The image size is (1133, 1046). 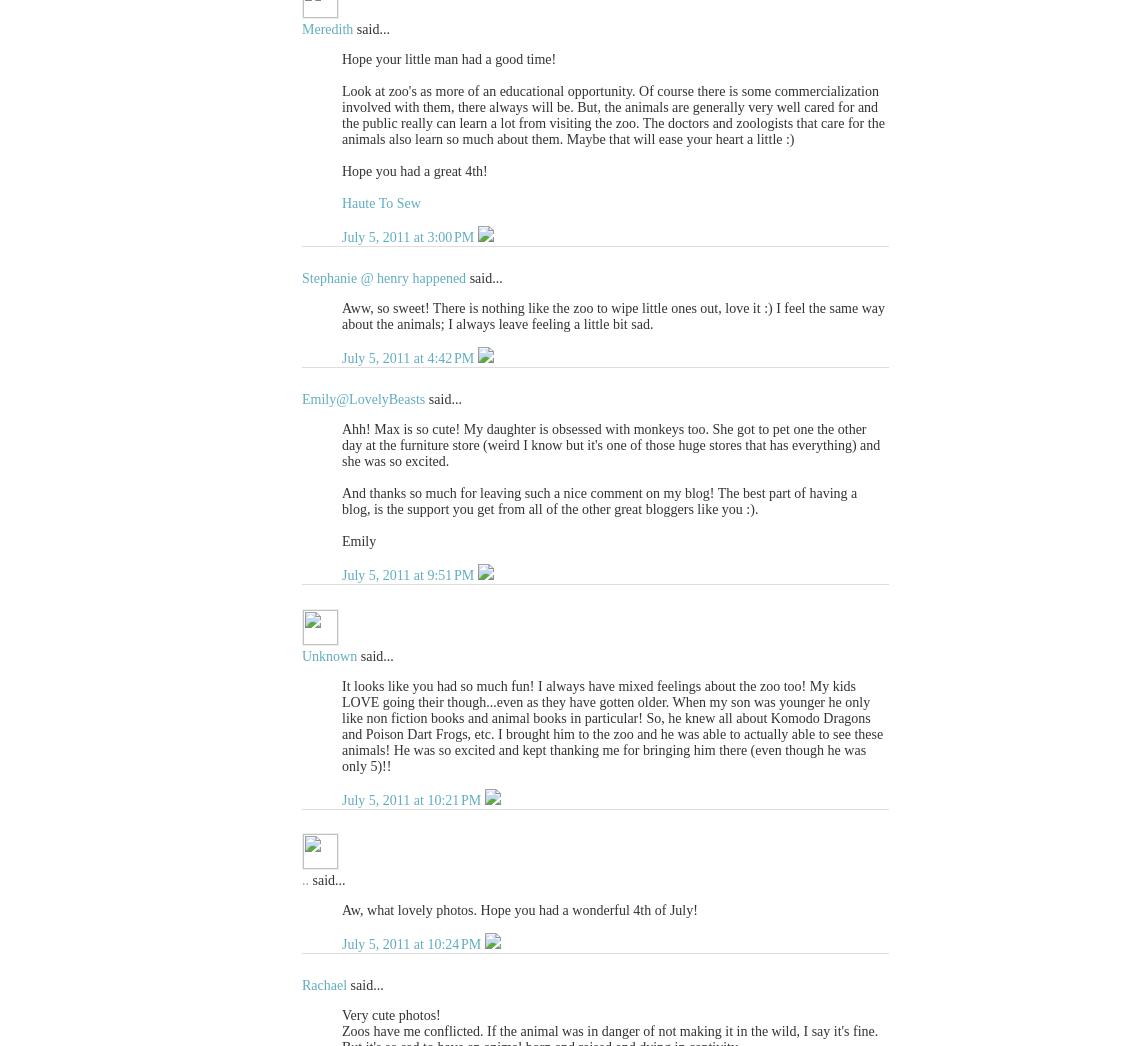 What do you see at coordinates (610, 443) in the screenshot?
I see `'Ahh! Max is so cute! My daughter is obsessed with monkeys too. She got to pet one the other day at the furniture store (weird I know but it's one of those huge stores that has everything) and she was so excited.'` at bounding box center [610, 443].